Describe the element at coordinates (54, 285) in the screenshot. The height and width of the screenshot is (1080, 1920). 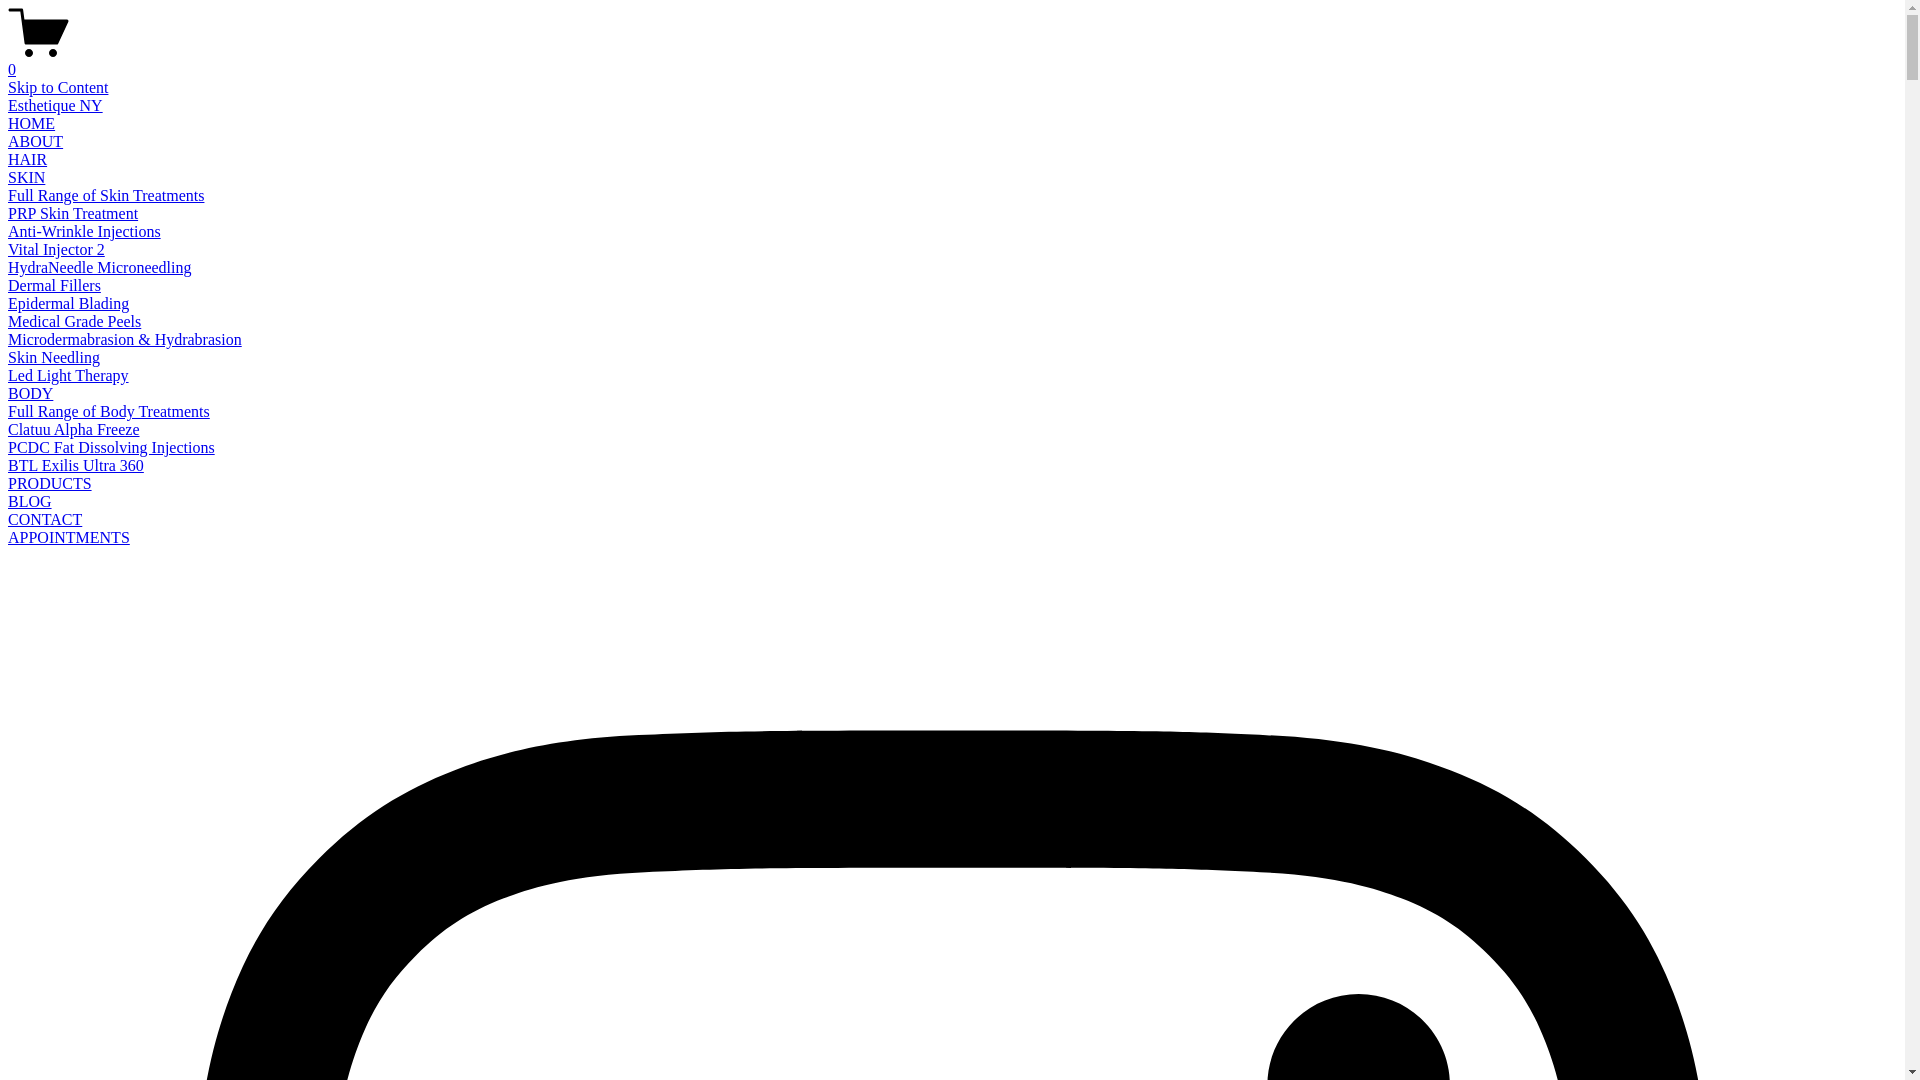
I see `'Dermal Fillers'` at that location.